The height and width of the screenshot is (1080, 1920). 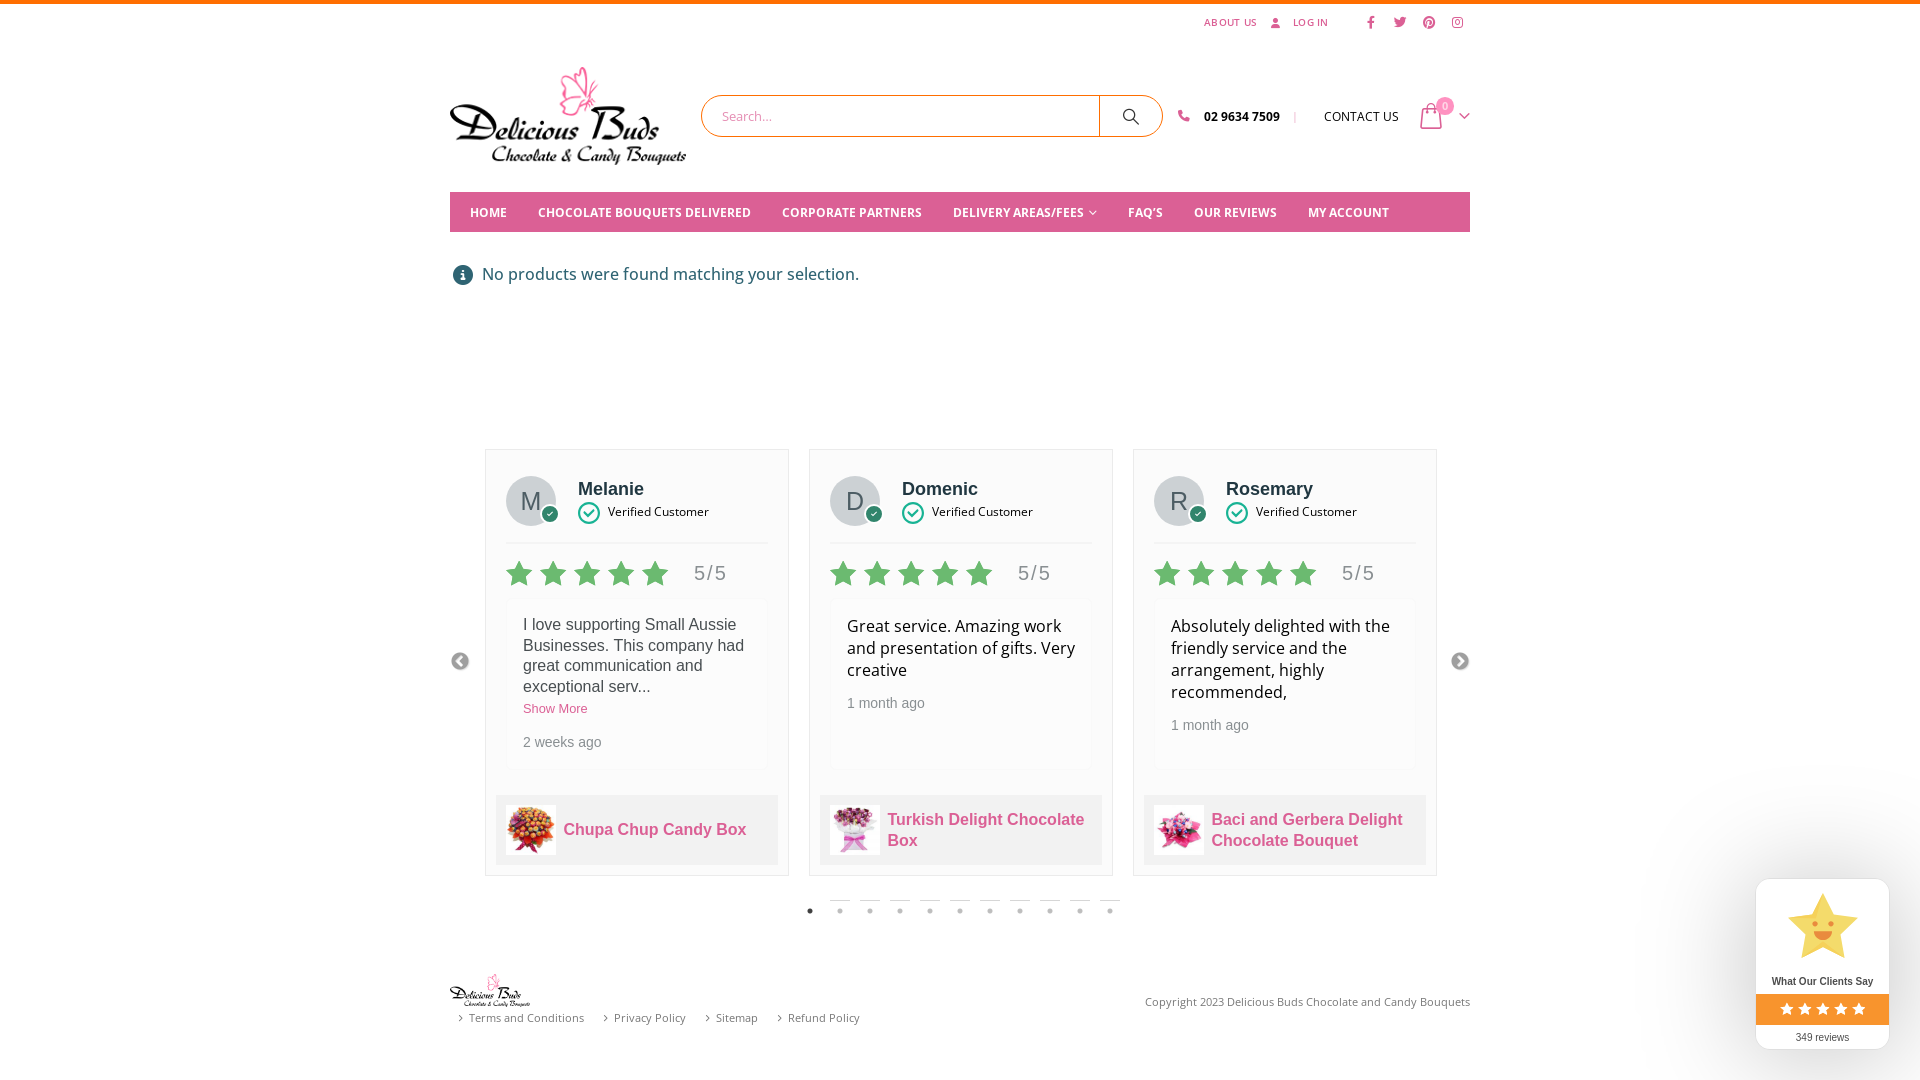 What do you see at coordinates (931, 212) in the screenshot?
I see `'DELIVERY AREAS/FEES'` at bounding box center [931, 212].